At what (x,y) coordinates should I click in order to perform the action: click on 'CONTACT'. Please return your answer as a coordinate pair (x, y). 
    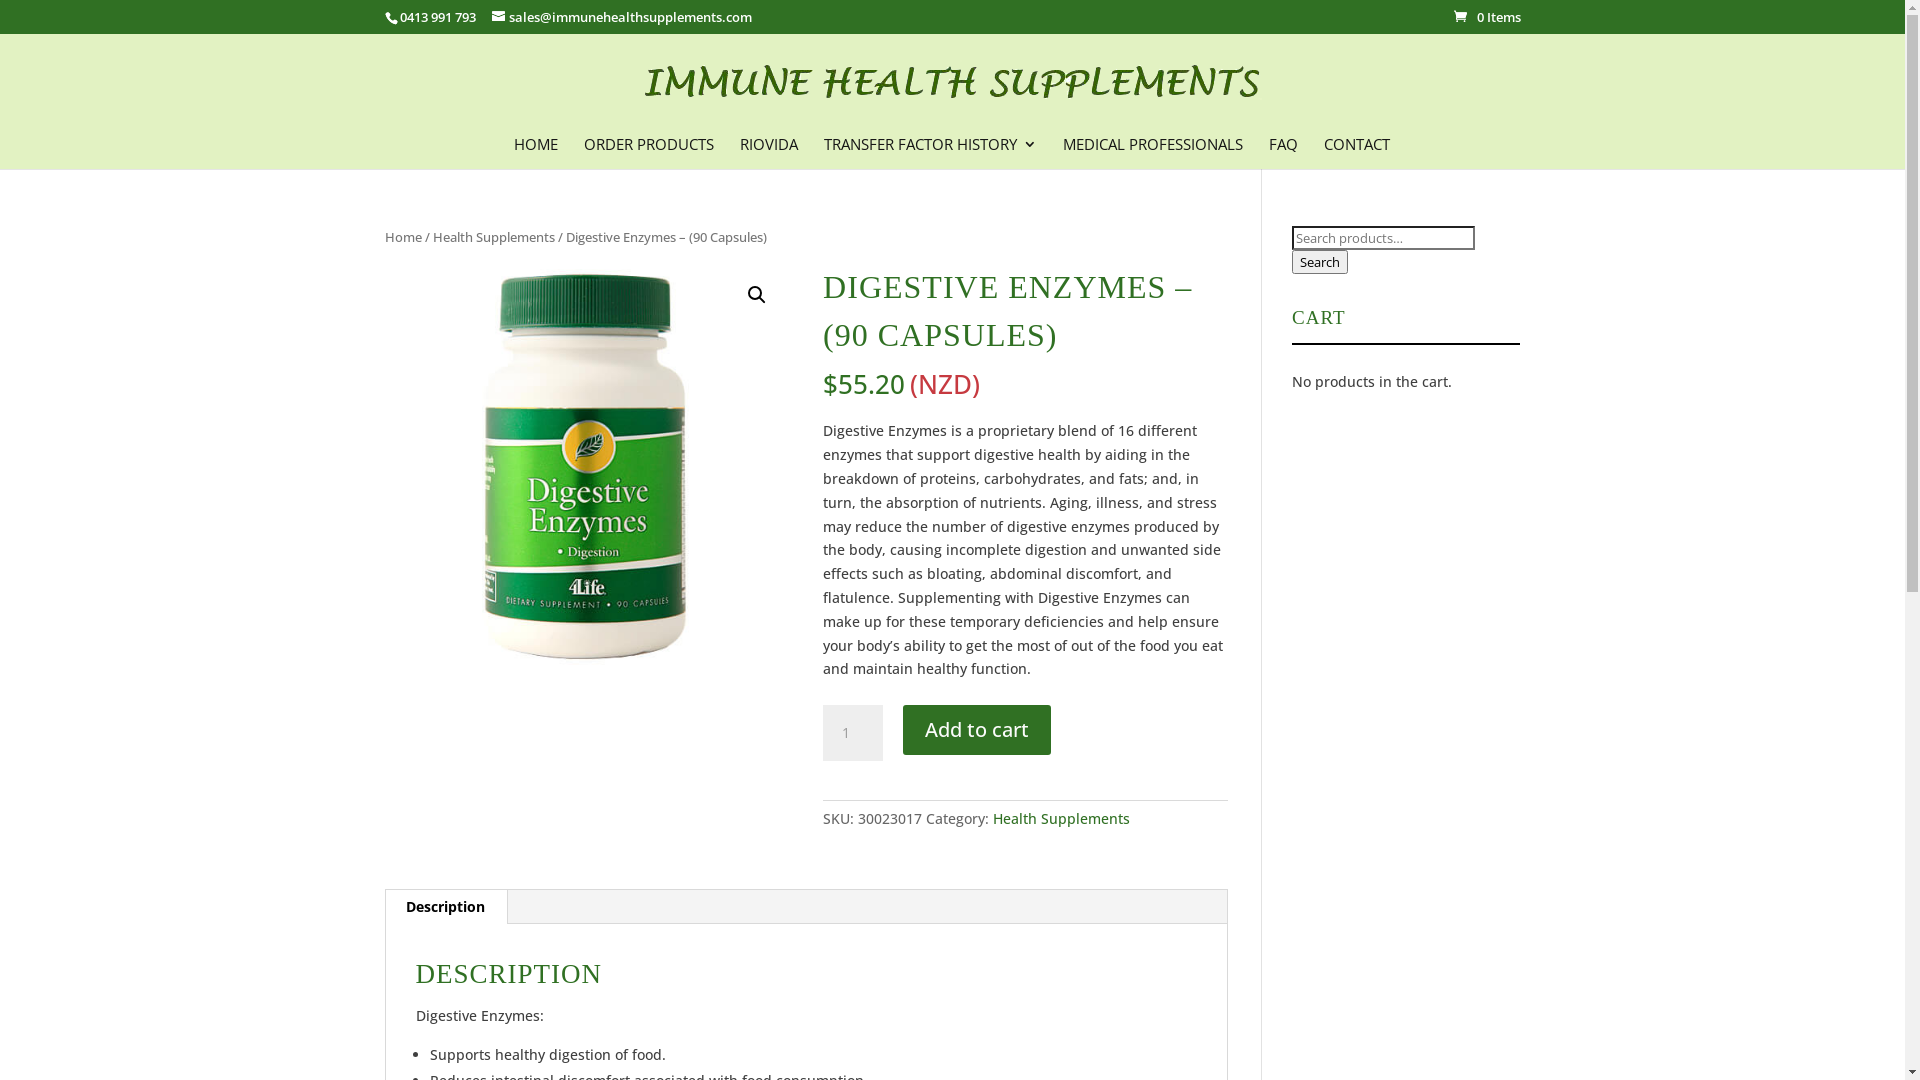
    Looking at the image, I should click on (1357, 150).